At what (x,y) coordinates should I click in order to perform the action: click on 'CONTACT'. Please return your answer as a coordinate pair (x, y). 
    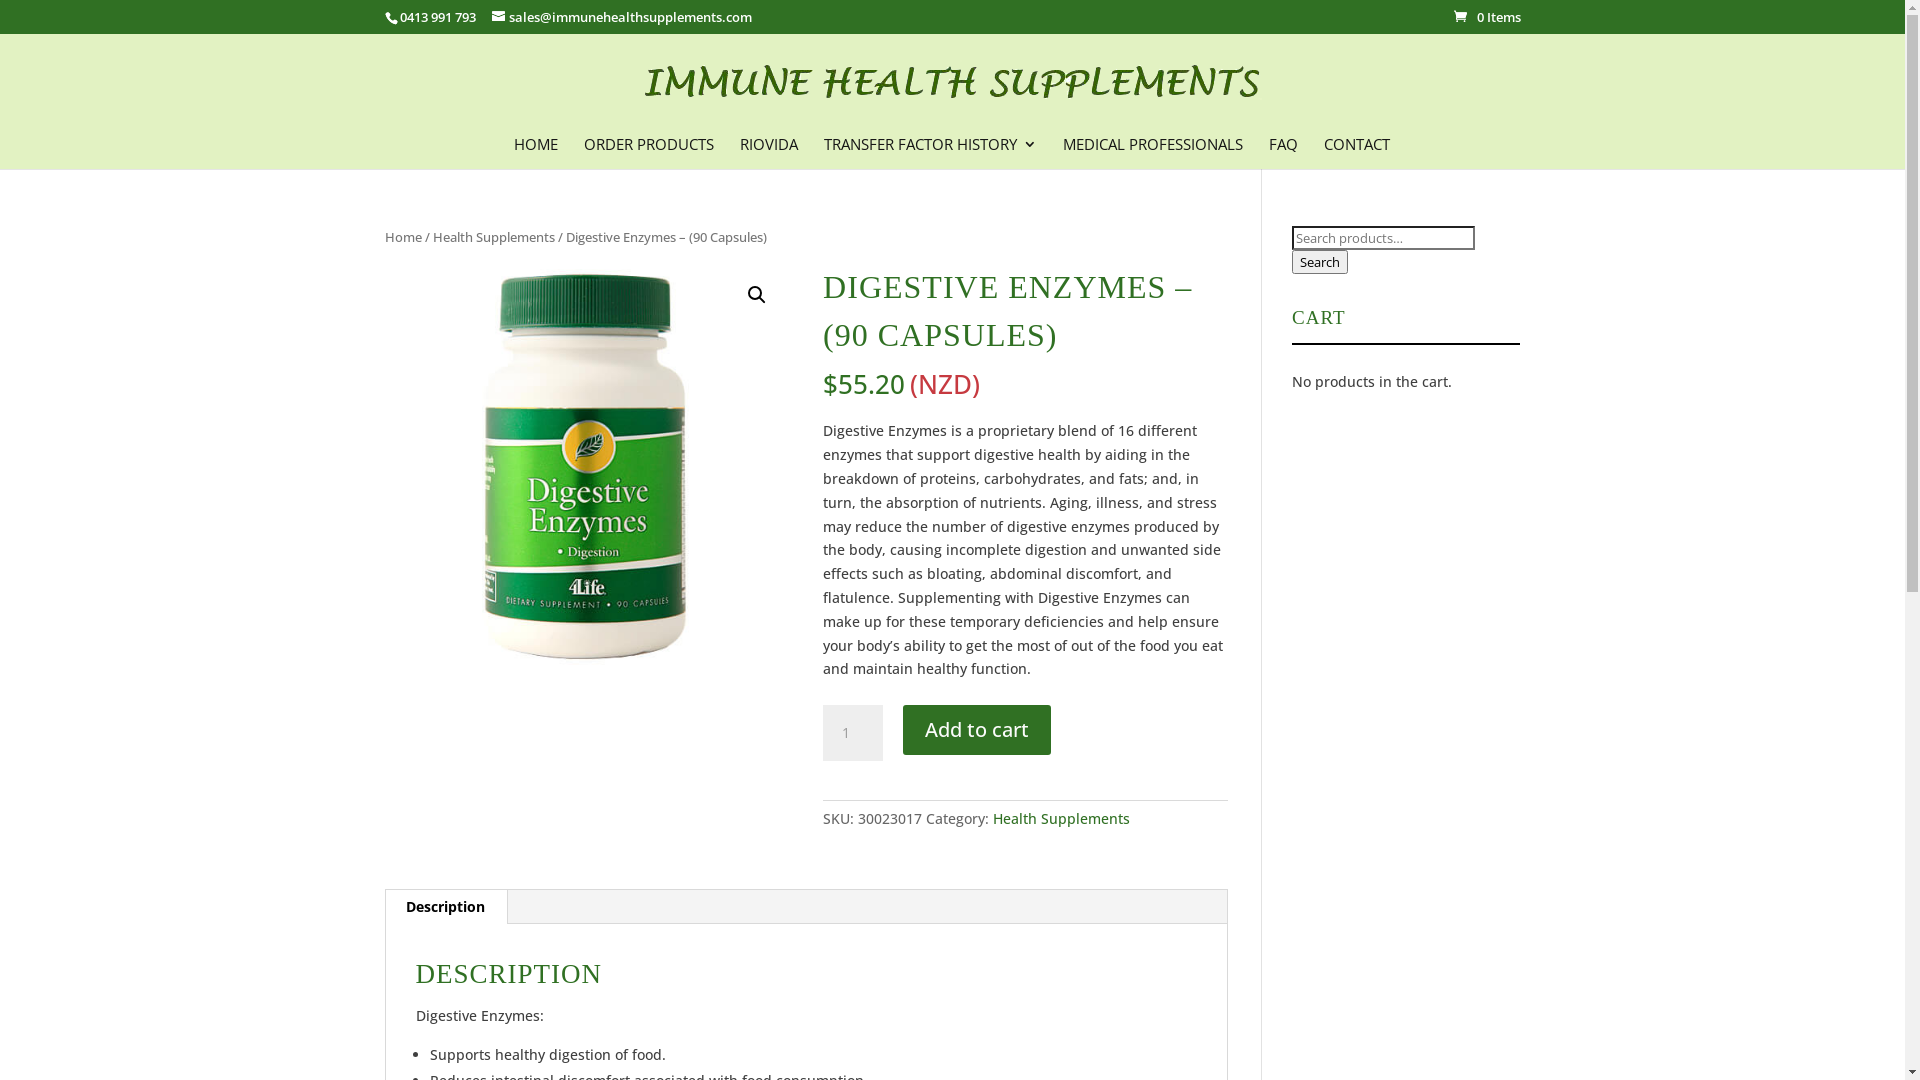
    Looking at the image, I should click on (1357, 150).